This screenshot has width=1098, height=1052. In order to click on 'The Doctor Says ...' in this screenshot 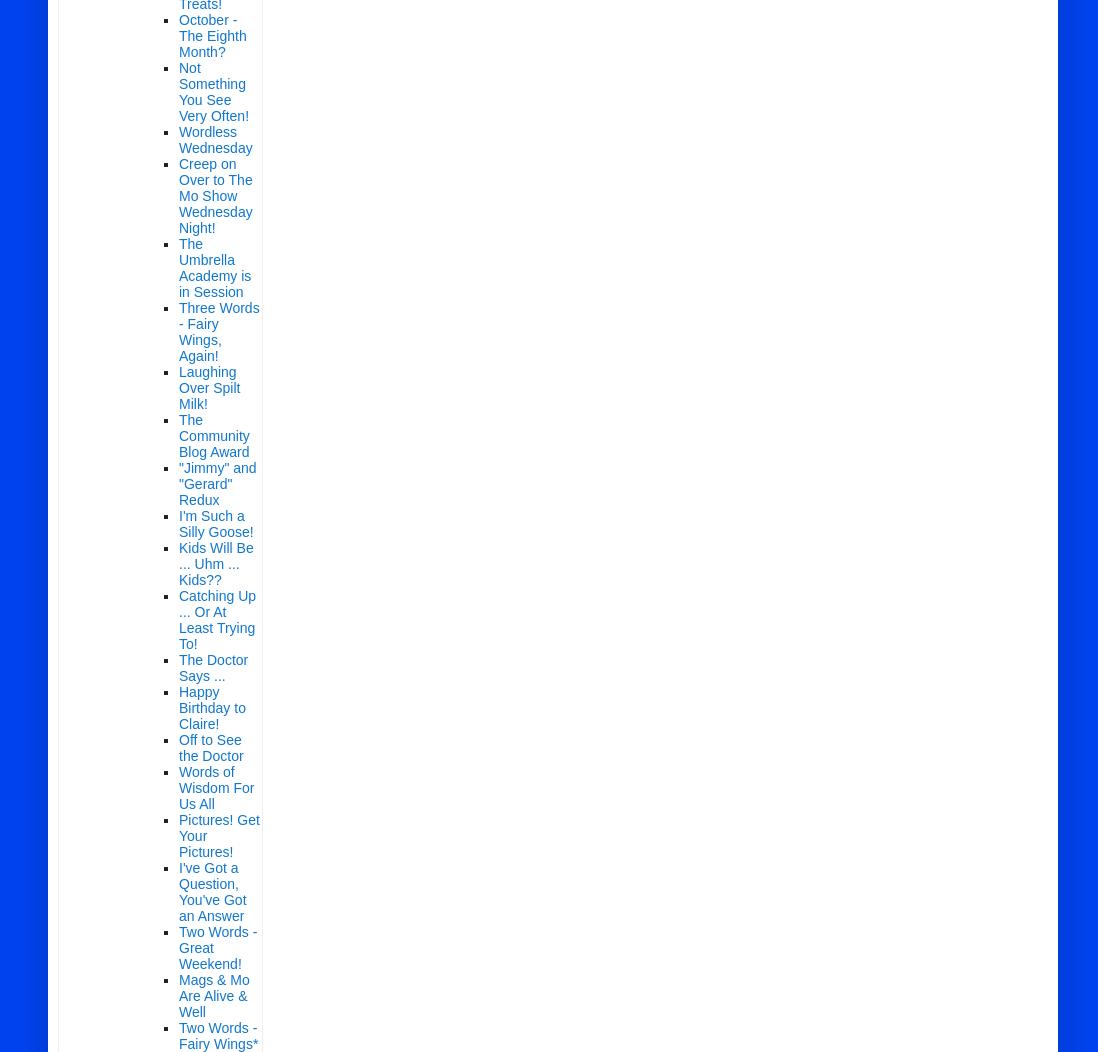, I will do `click(212, 667)`.